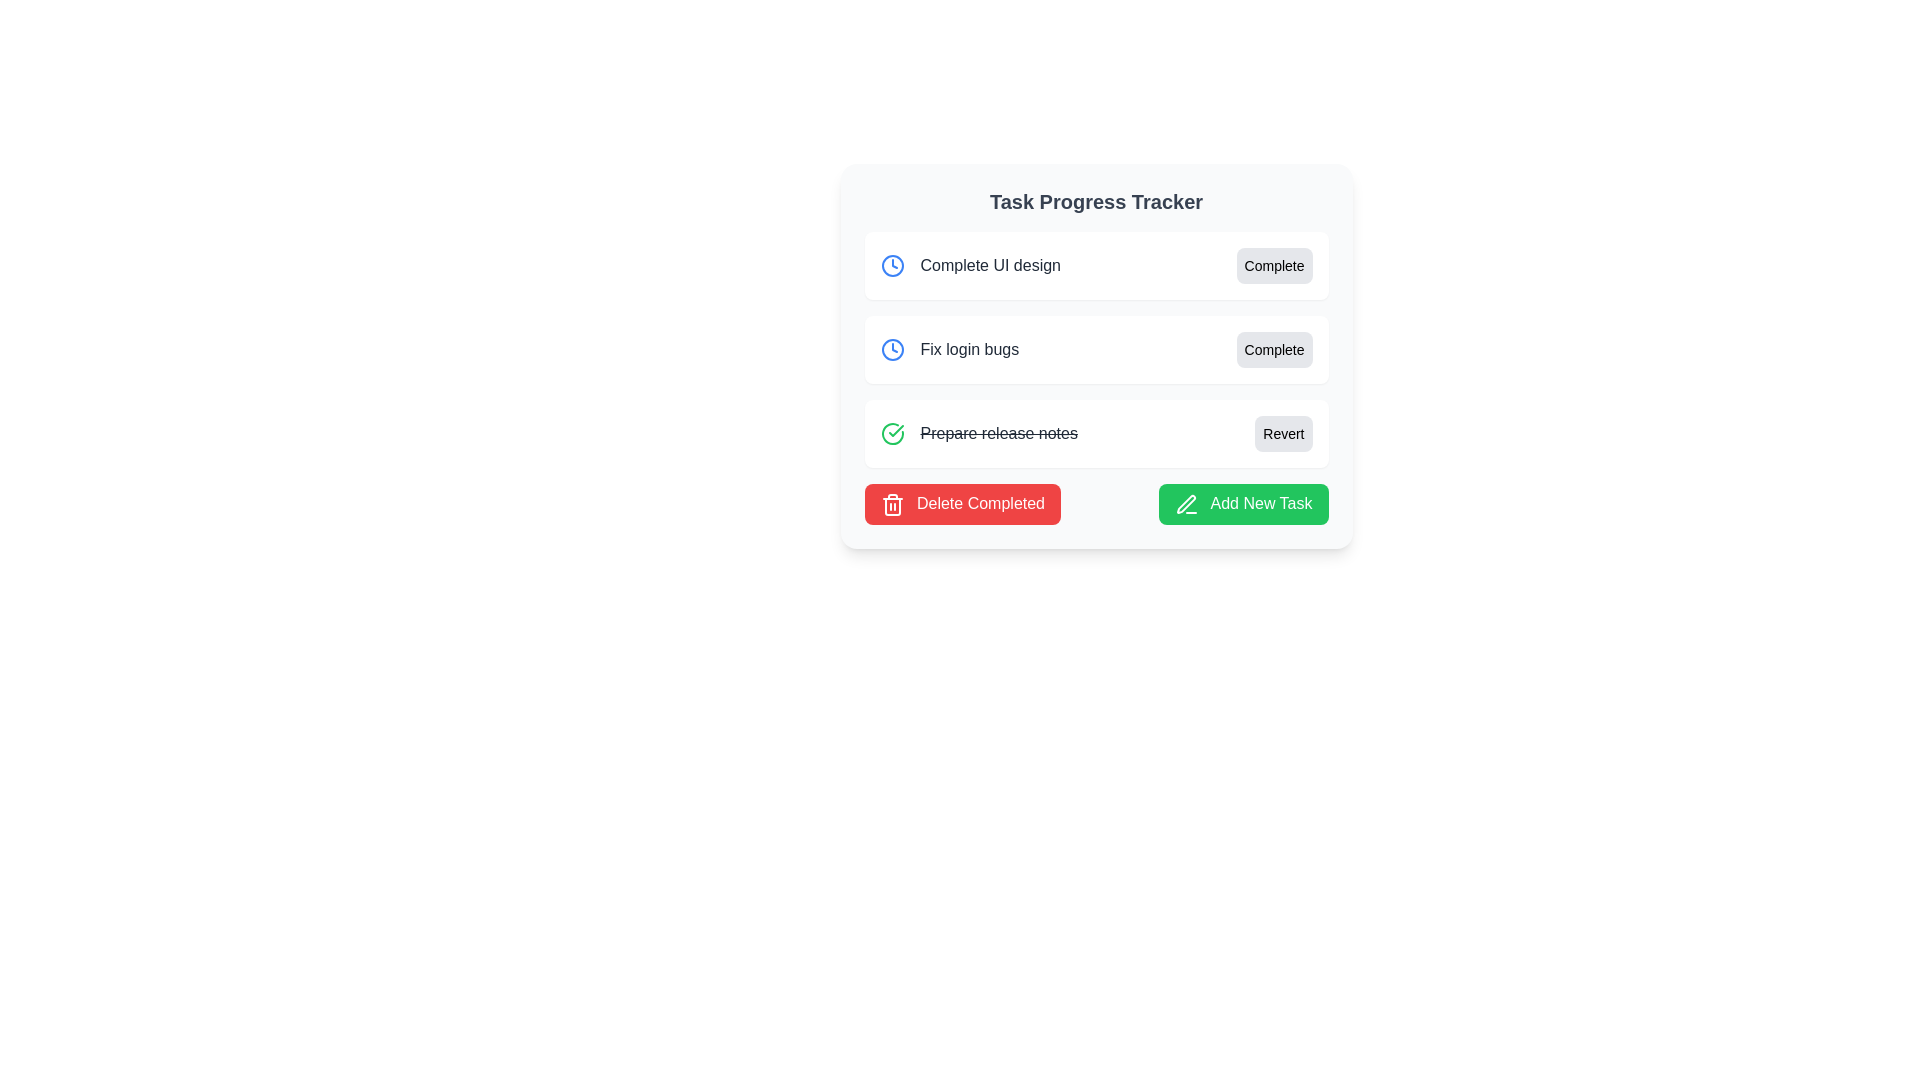  What do you see at coordinates (970, 265) in the screenshot?
I see `the static label displaying 'Complete UI design' in the 'Task Progress Tracker' section, which is the first task in the task list` at bounding box center [970, 265].